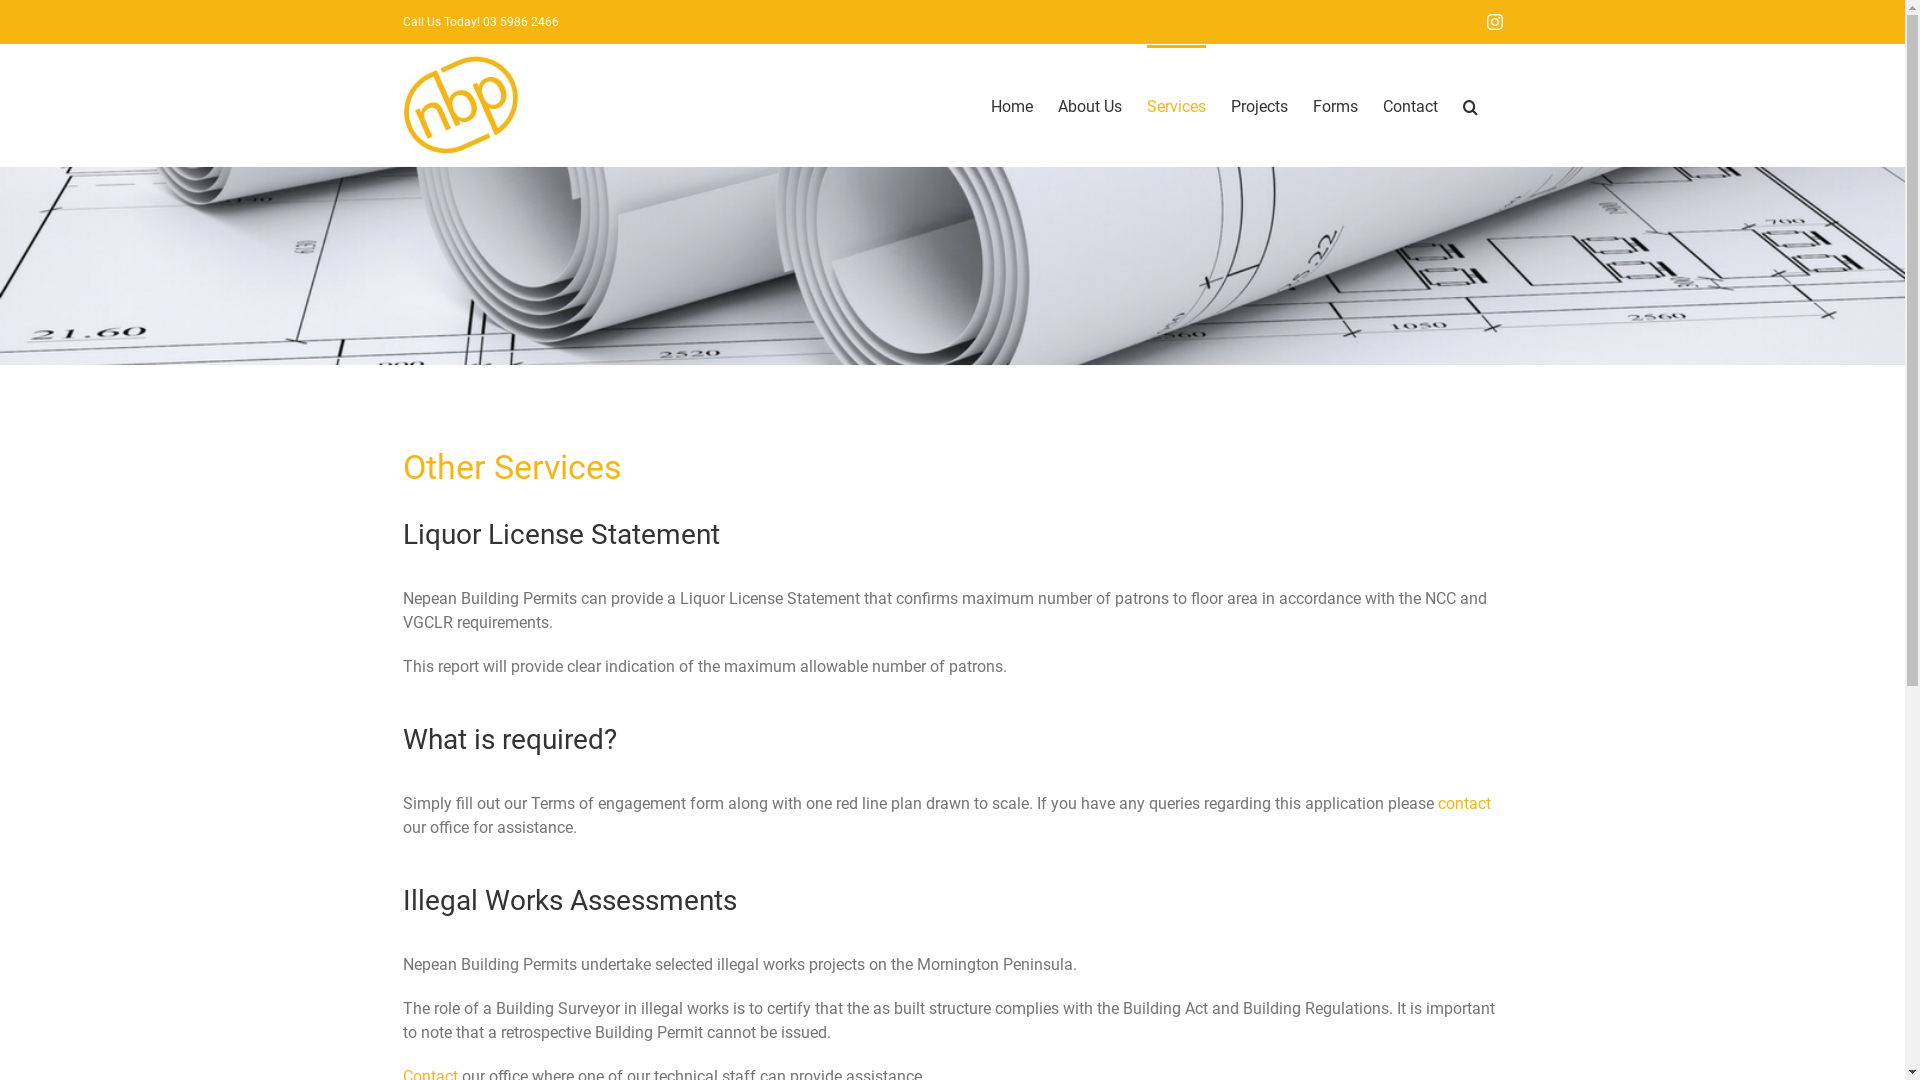 The image size is (1920, 1080). I want to click on 'Contact', so click(1408, 104).